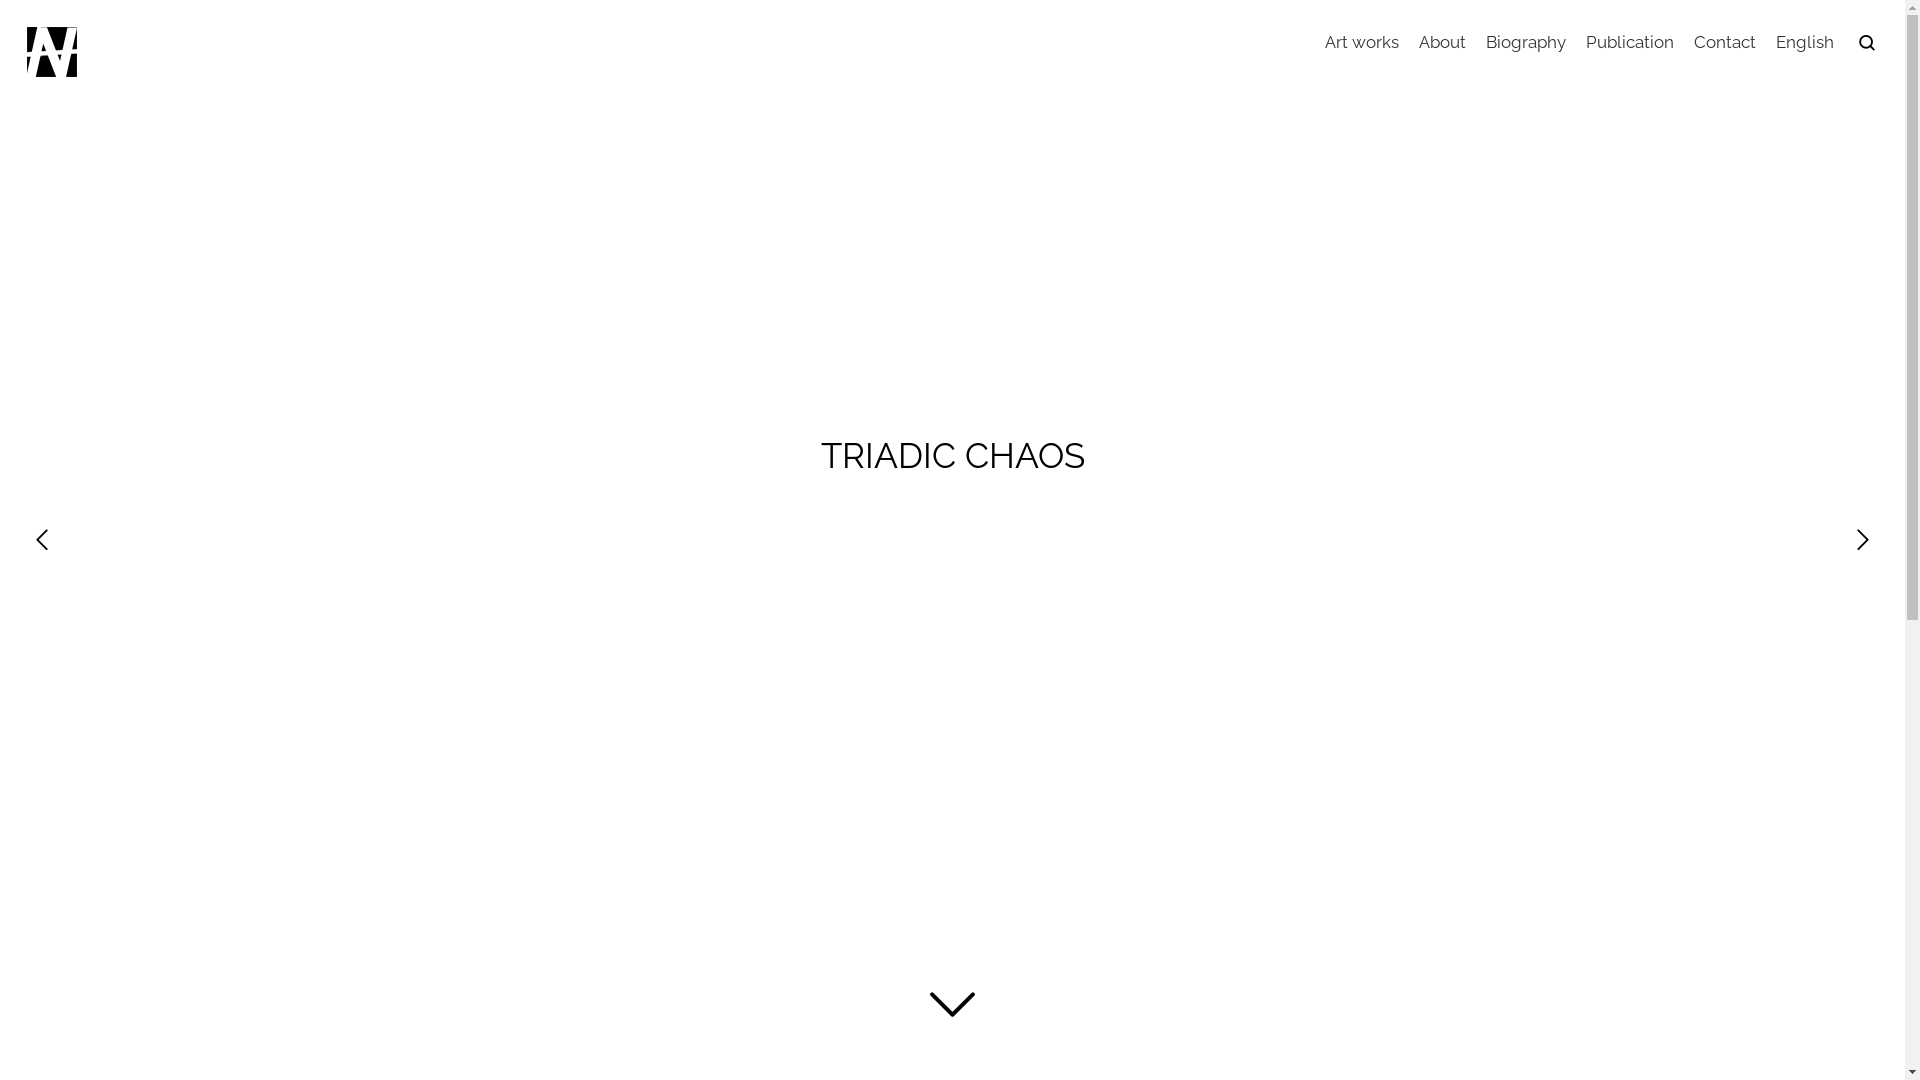 The width and height of the screenshot is (1920, 1080). Describe the element at coordinates (1525, 42) in the screenshot. I see `'Biography'` at that location.